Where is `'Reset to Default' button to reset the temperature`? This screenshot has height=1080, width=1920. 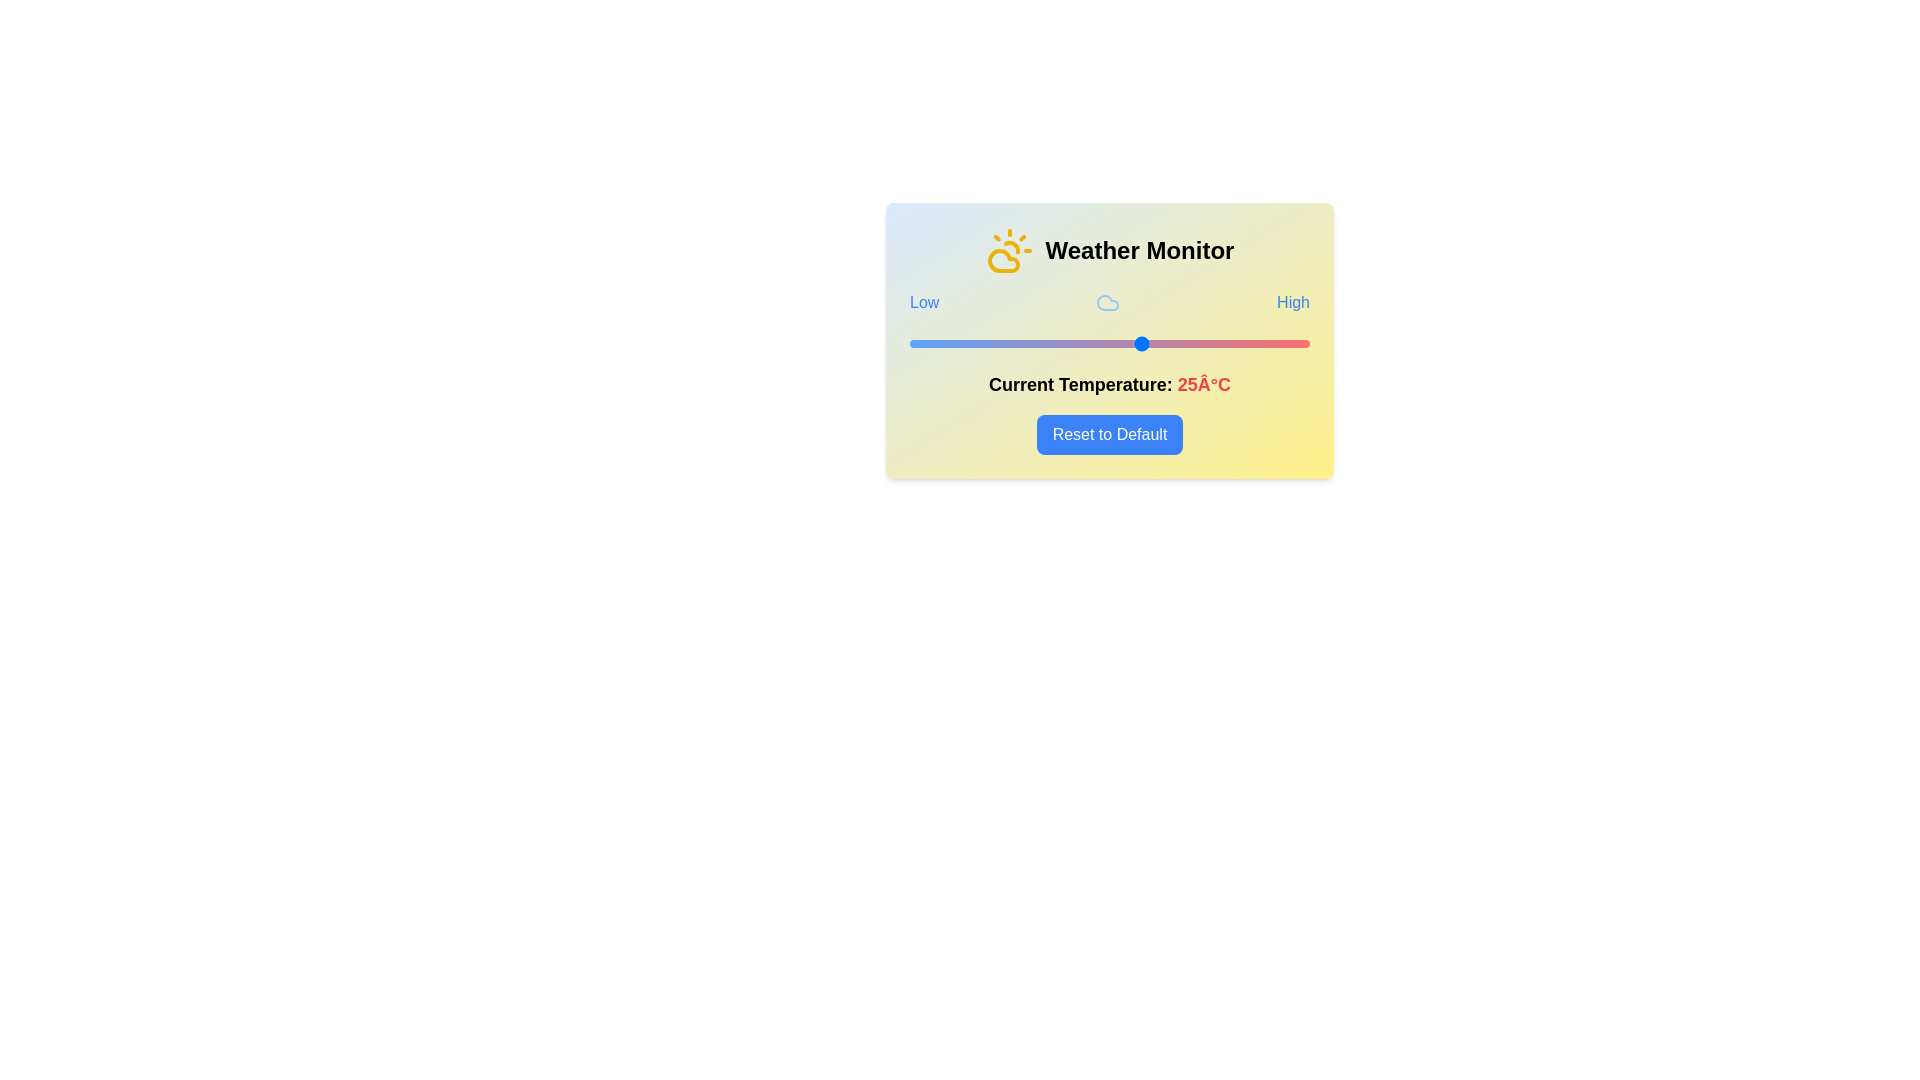
'Reset to Default' button to reset the temperature is located at coordinates (1108, 434).